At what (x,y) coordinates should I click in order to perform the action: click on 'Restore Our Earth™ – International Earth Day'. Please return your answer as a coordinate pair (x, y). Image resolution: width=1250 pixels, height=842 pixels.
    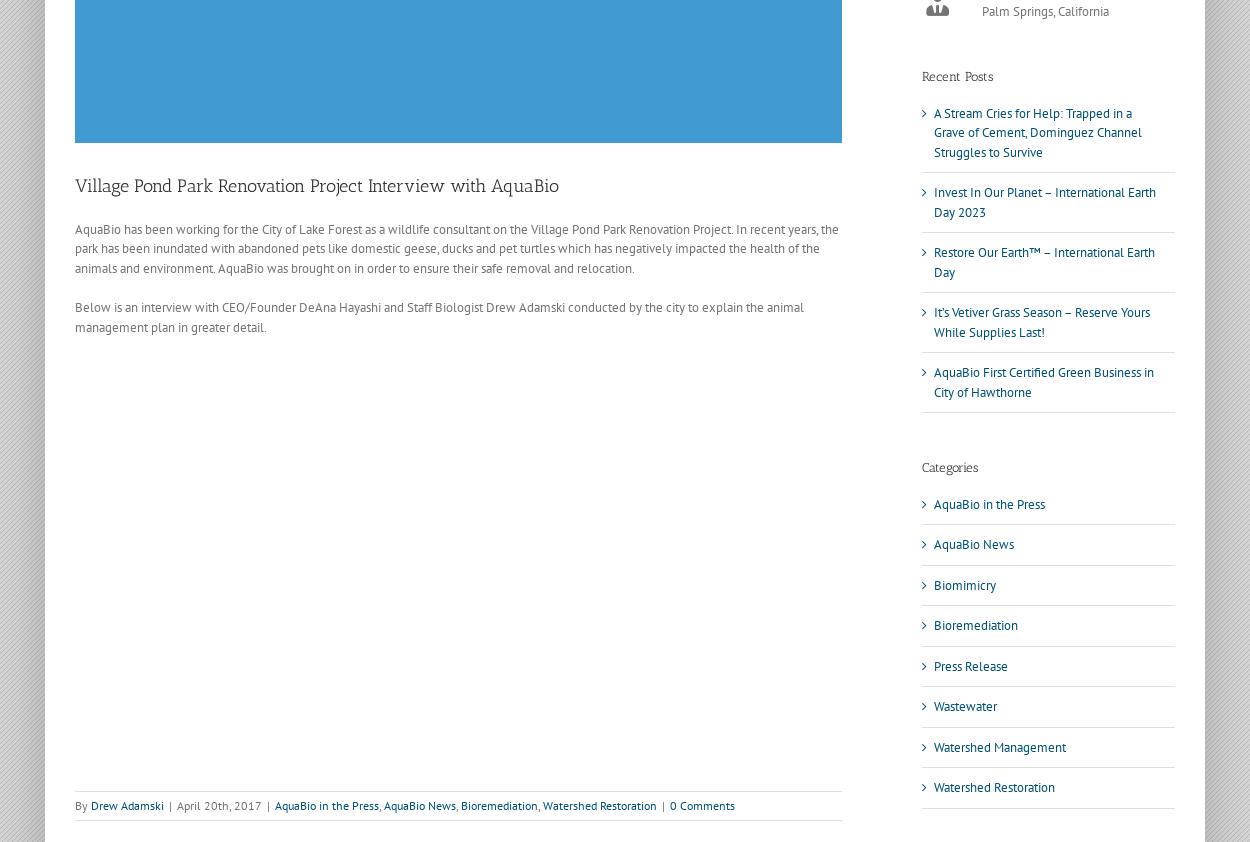
    Looking at the image, I should click on (1044, 262).